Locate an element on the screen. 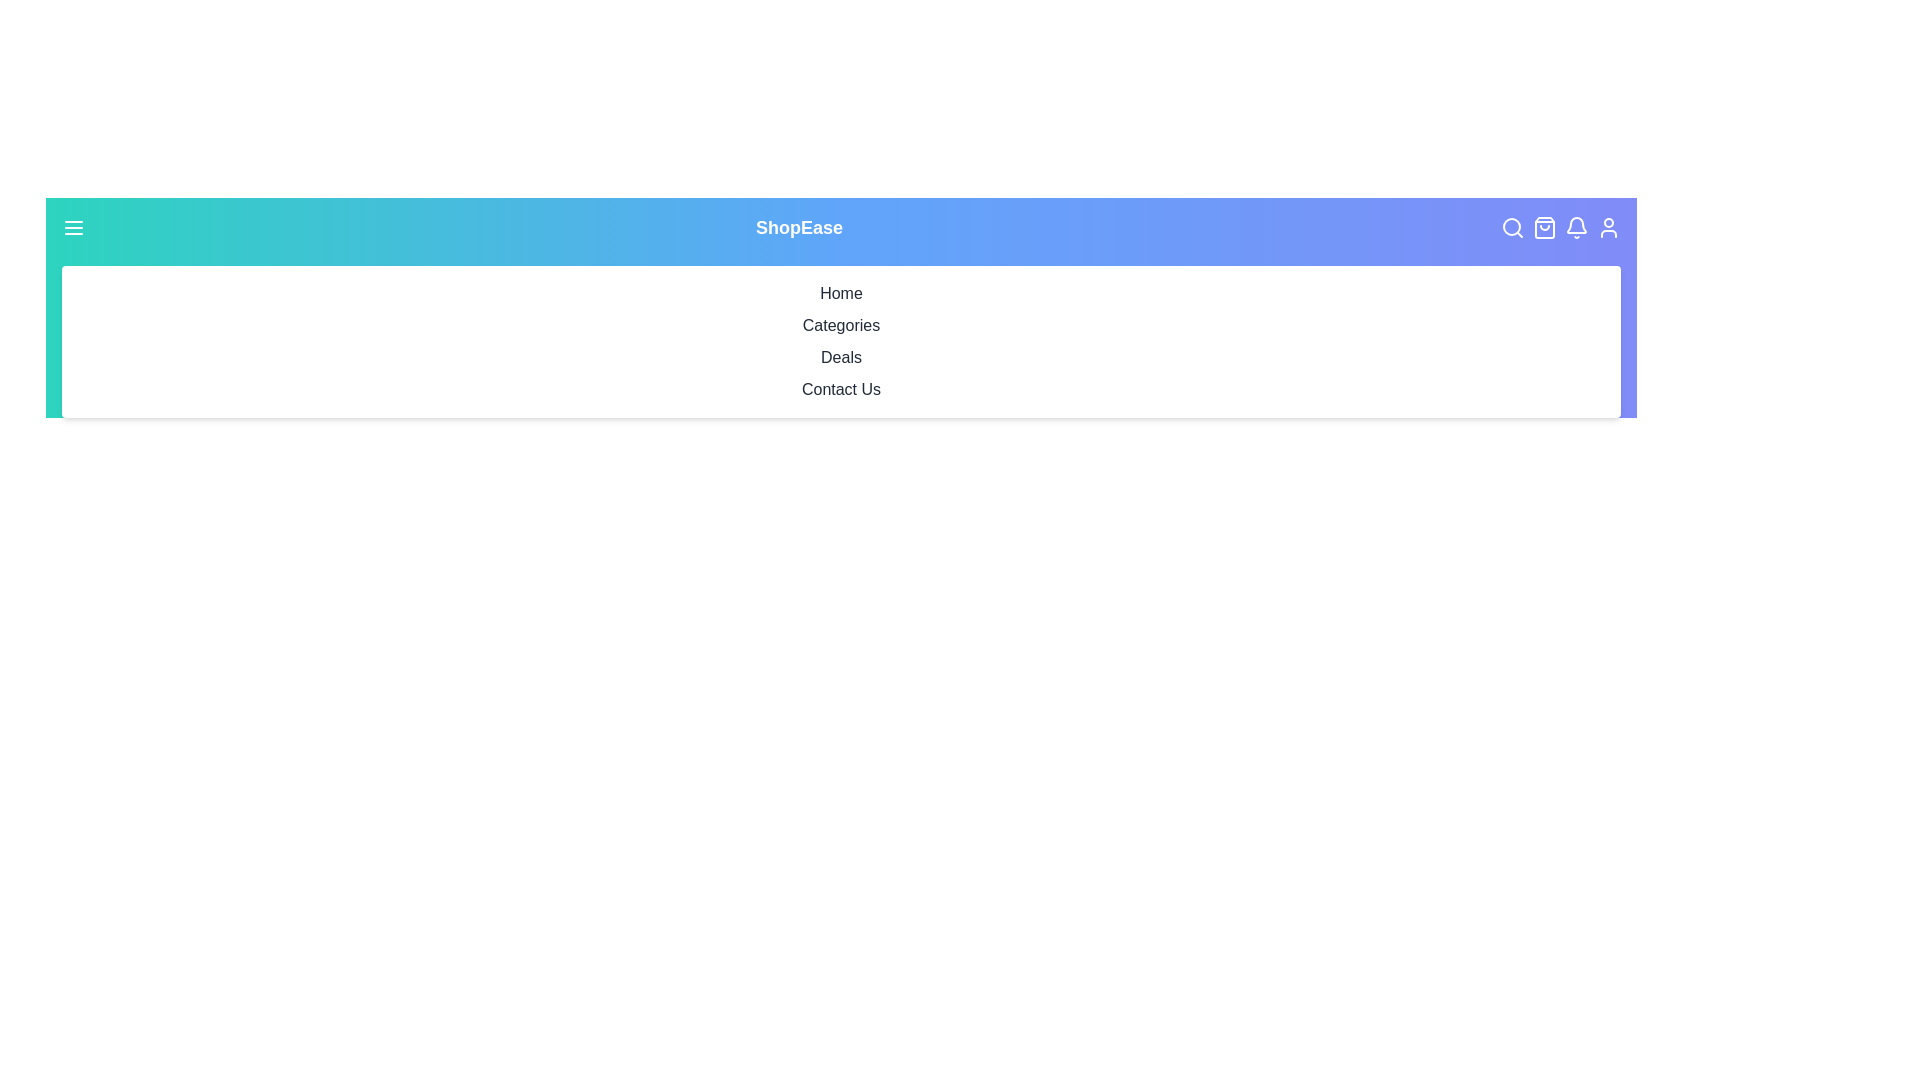 The width and height of the screenshot is (1920, 1080). the 'Home' menu item in the navigation bar is located at coordinates (841, 293).